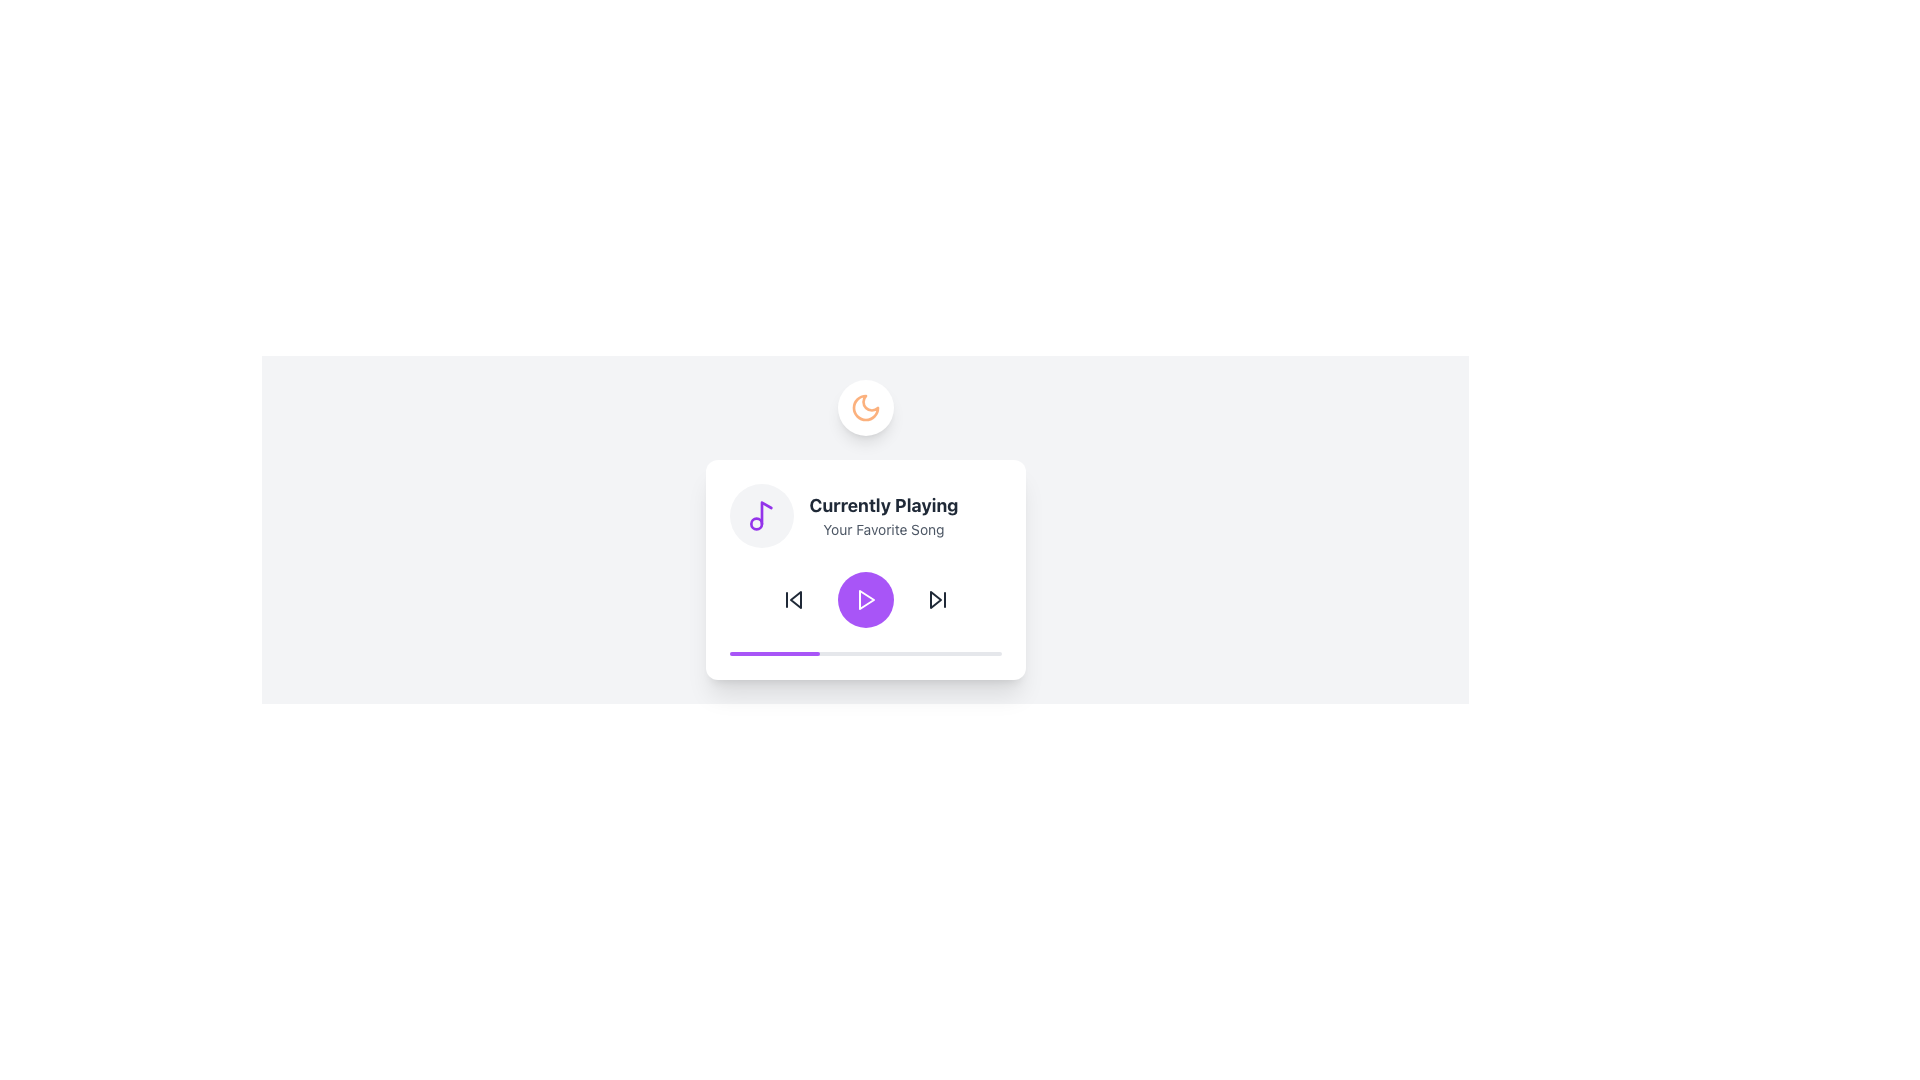  Describe the element at coordinates (865, 515) in the screenshot. I see `text content of the 'Currently Playing' text block which includes the headline in bold and the subtext below it` at that location.